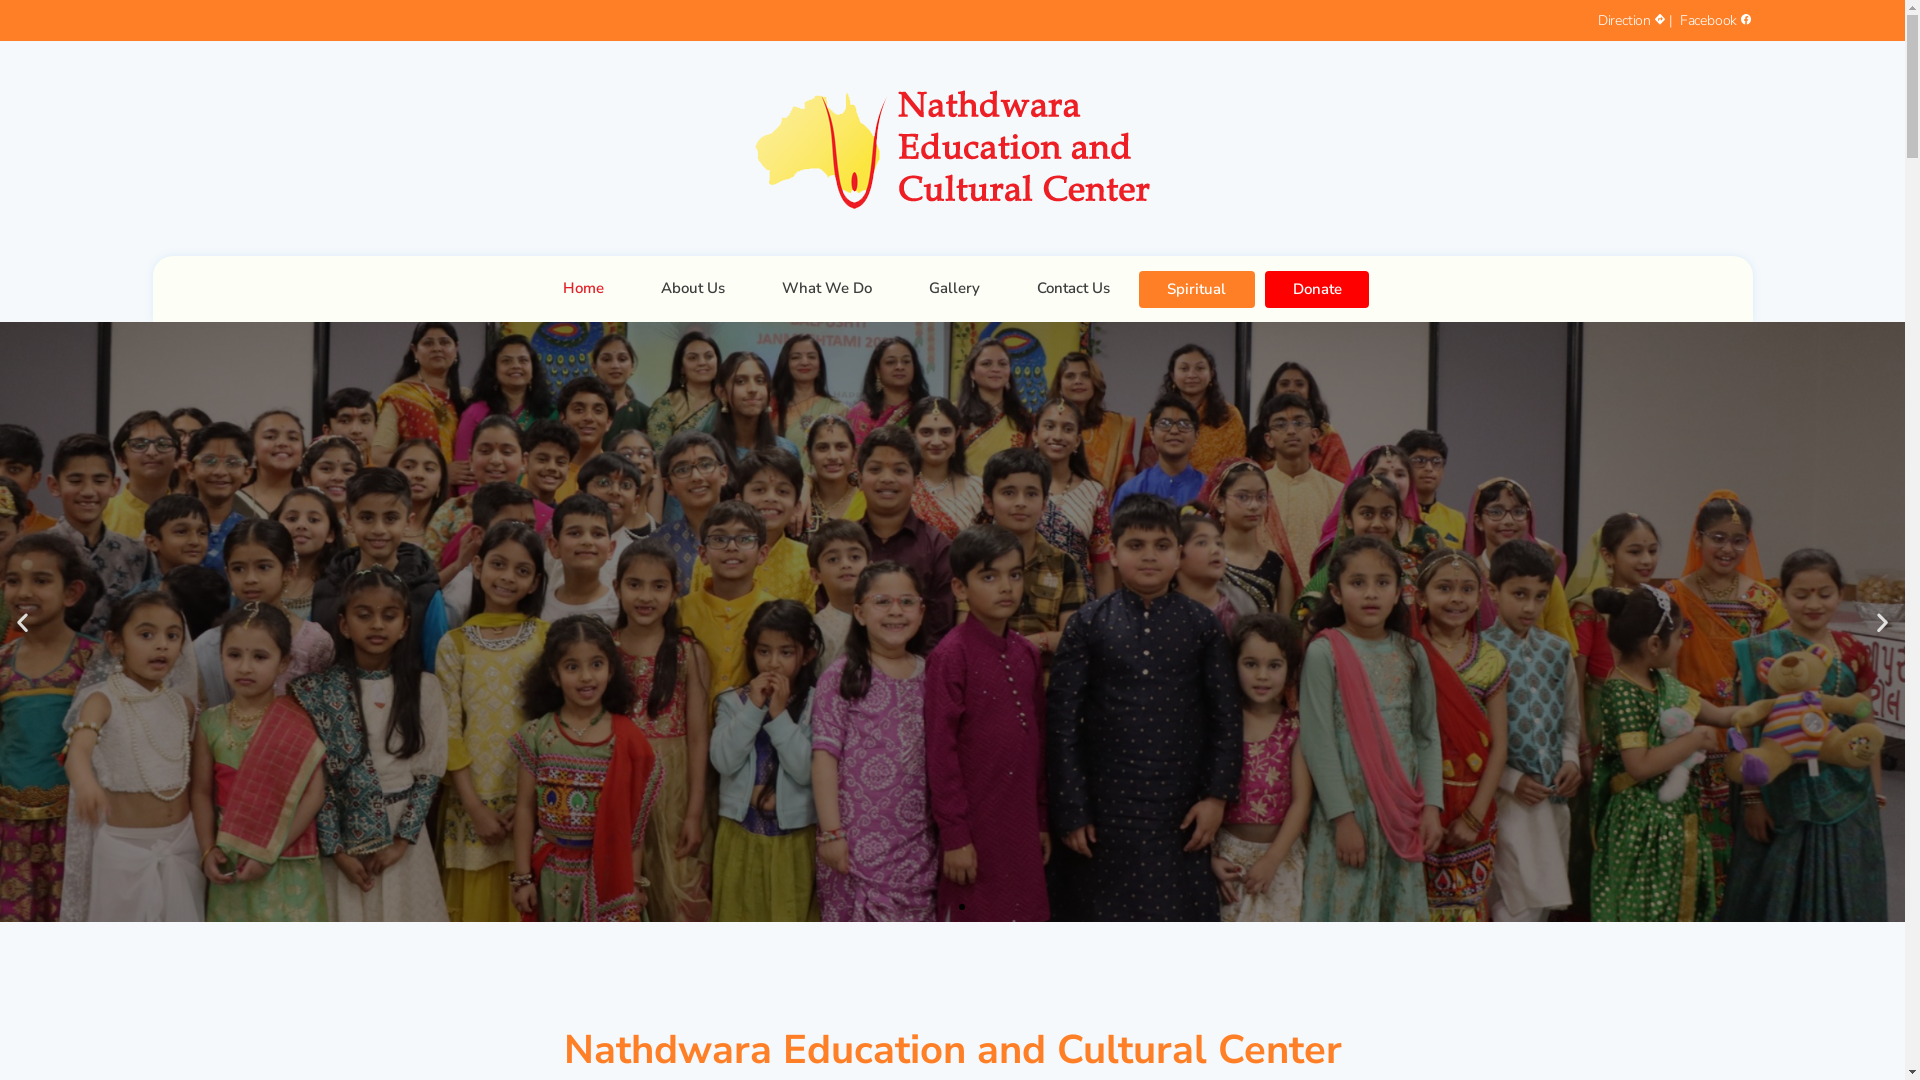 This screenshot has height=1080, width=1920. What do you see at coordinates (1633, 20) in the screenshot?
I see `'Direction'` at bounding box center [1633, 20].